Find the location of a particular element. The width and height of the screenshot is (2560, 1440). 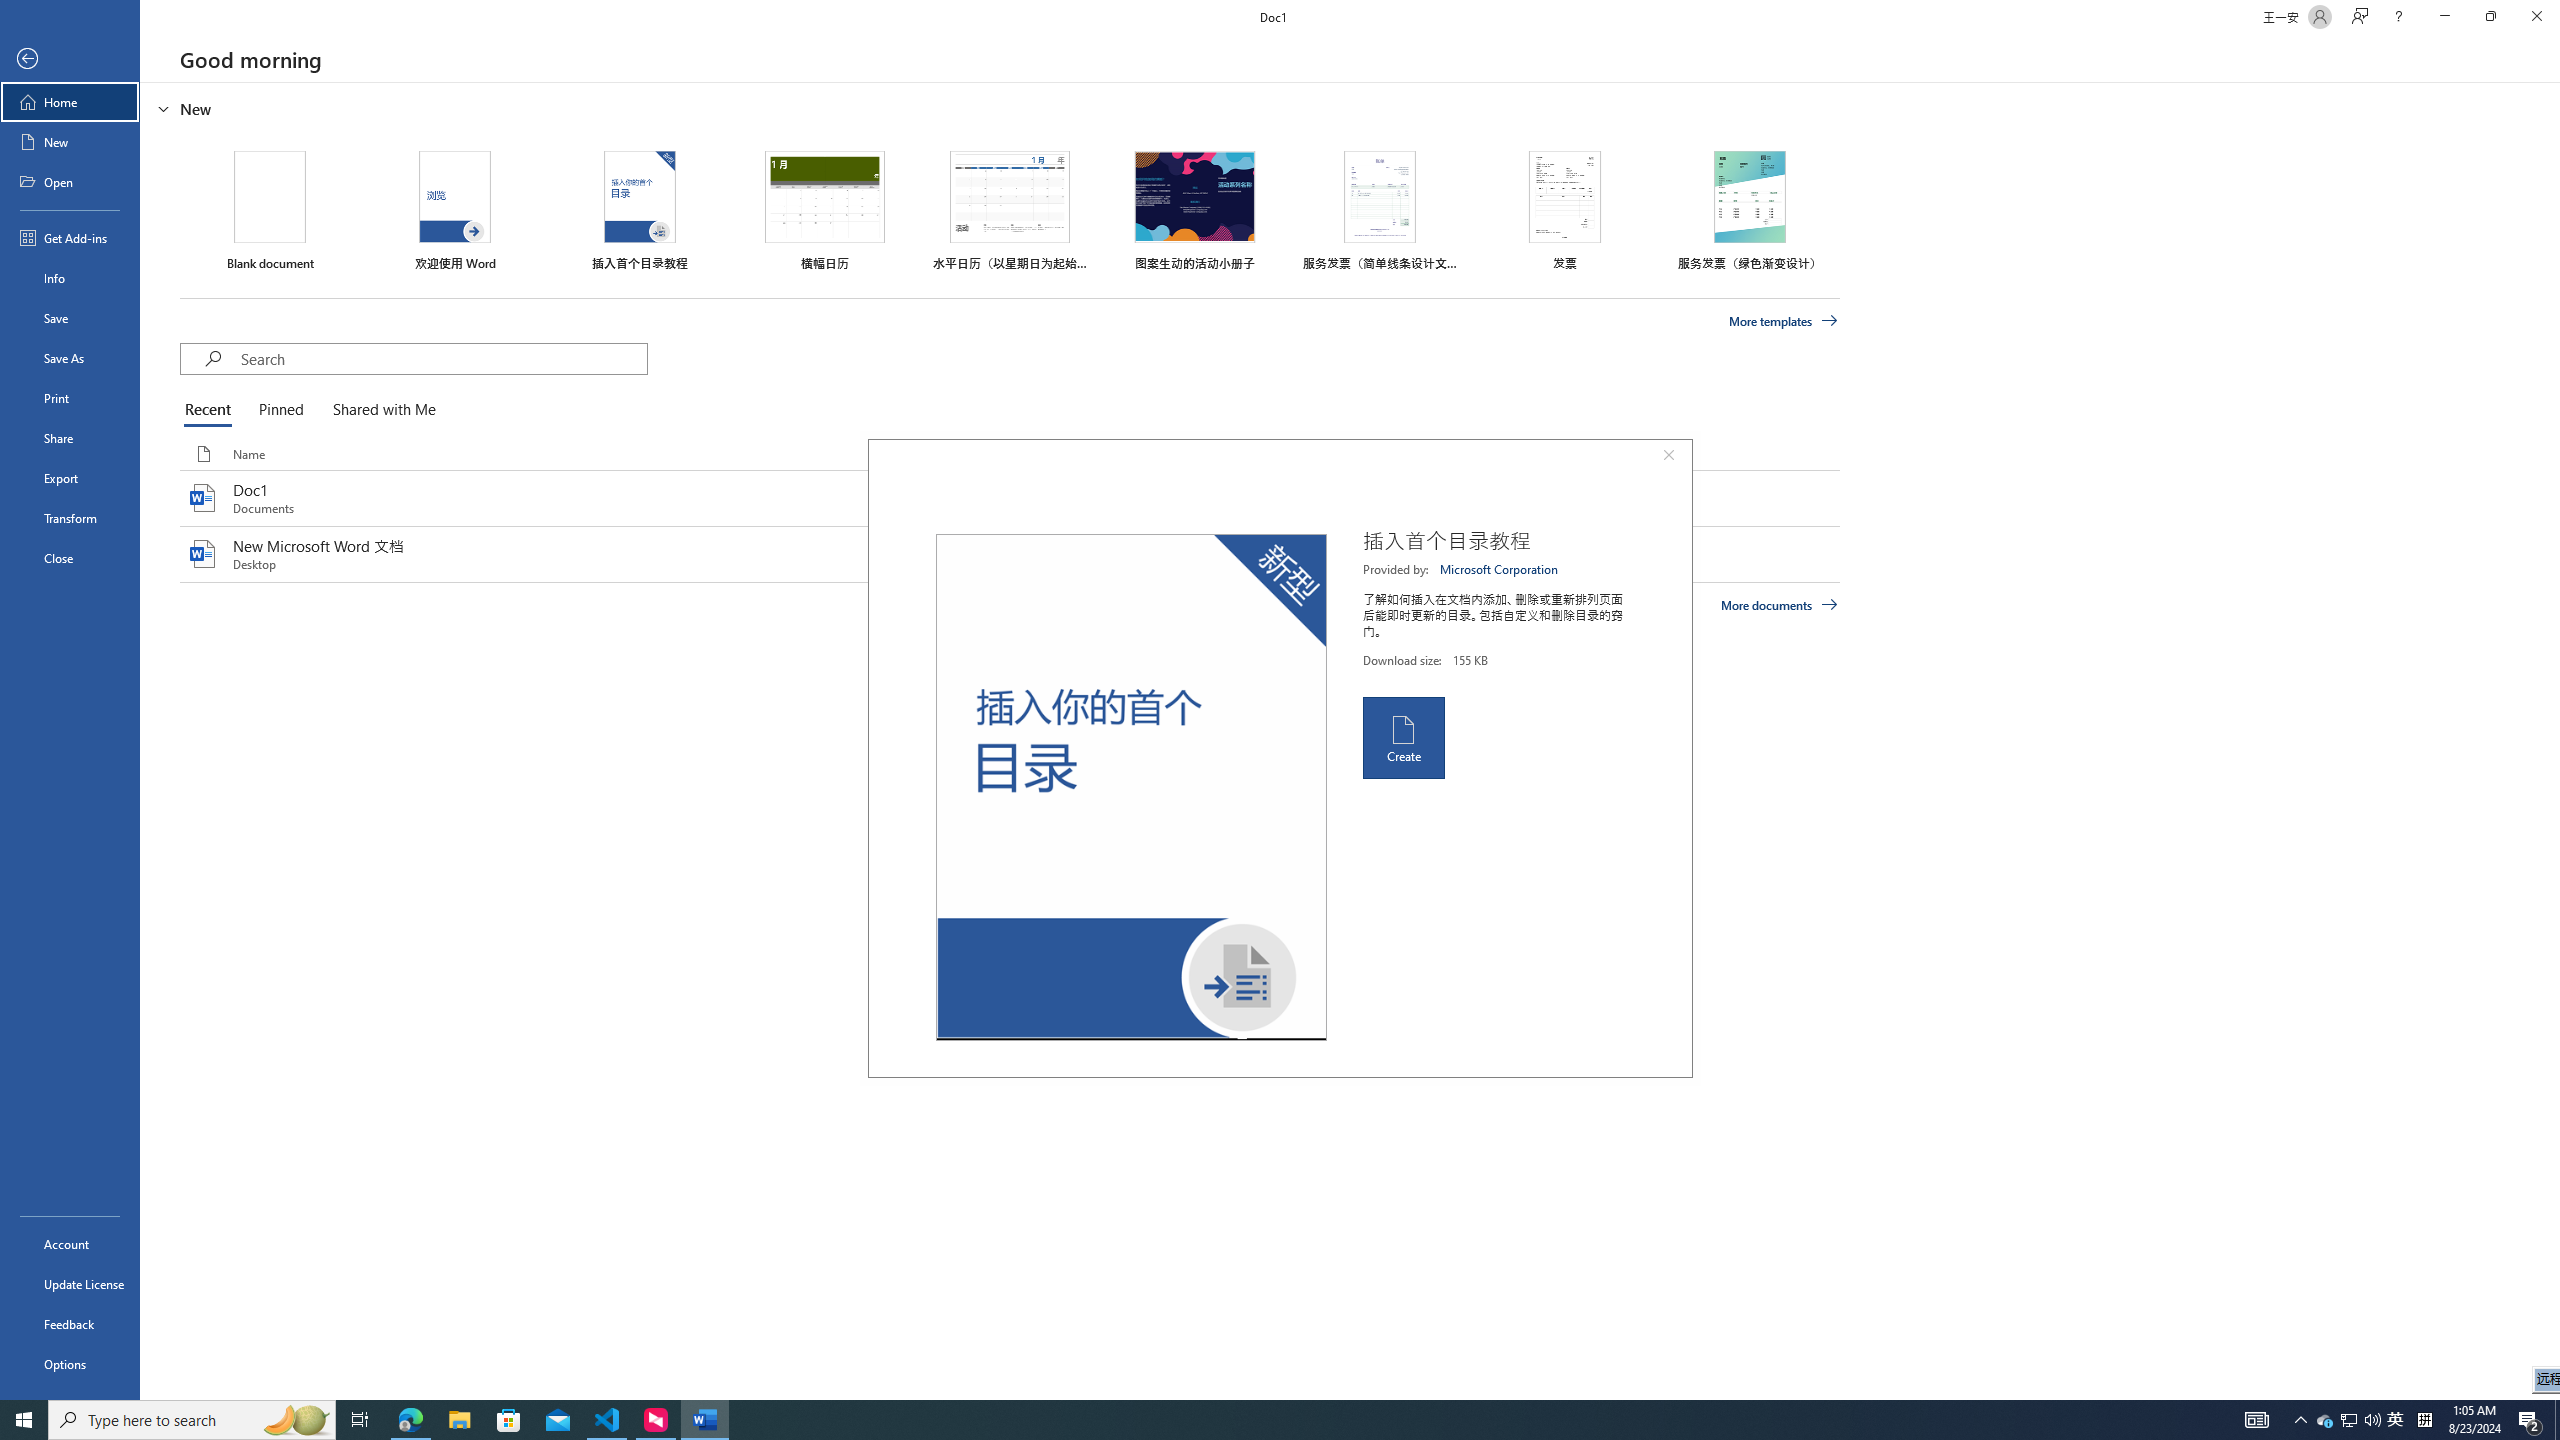

'Home' is located at coordinates (69, 102).